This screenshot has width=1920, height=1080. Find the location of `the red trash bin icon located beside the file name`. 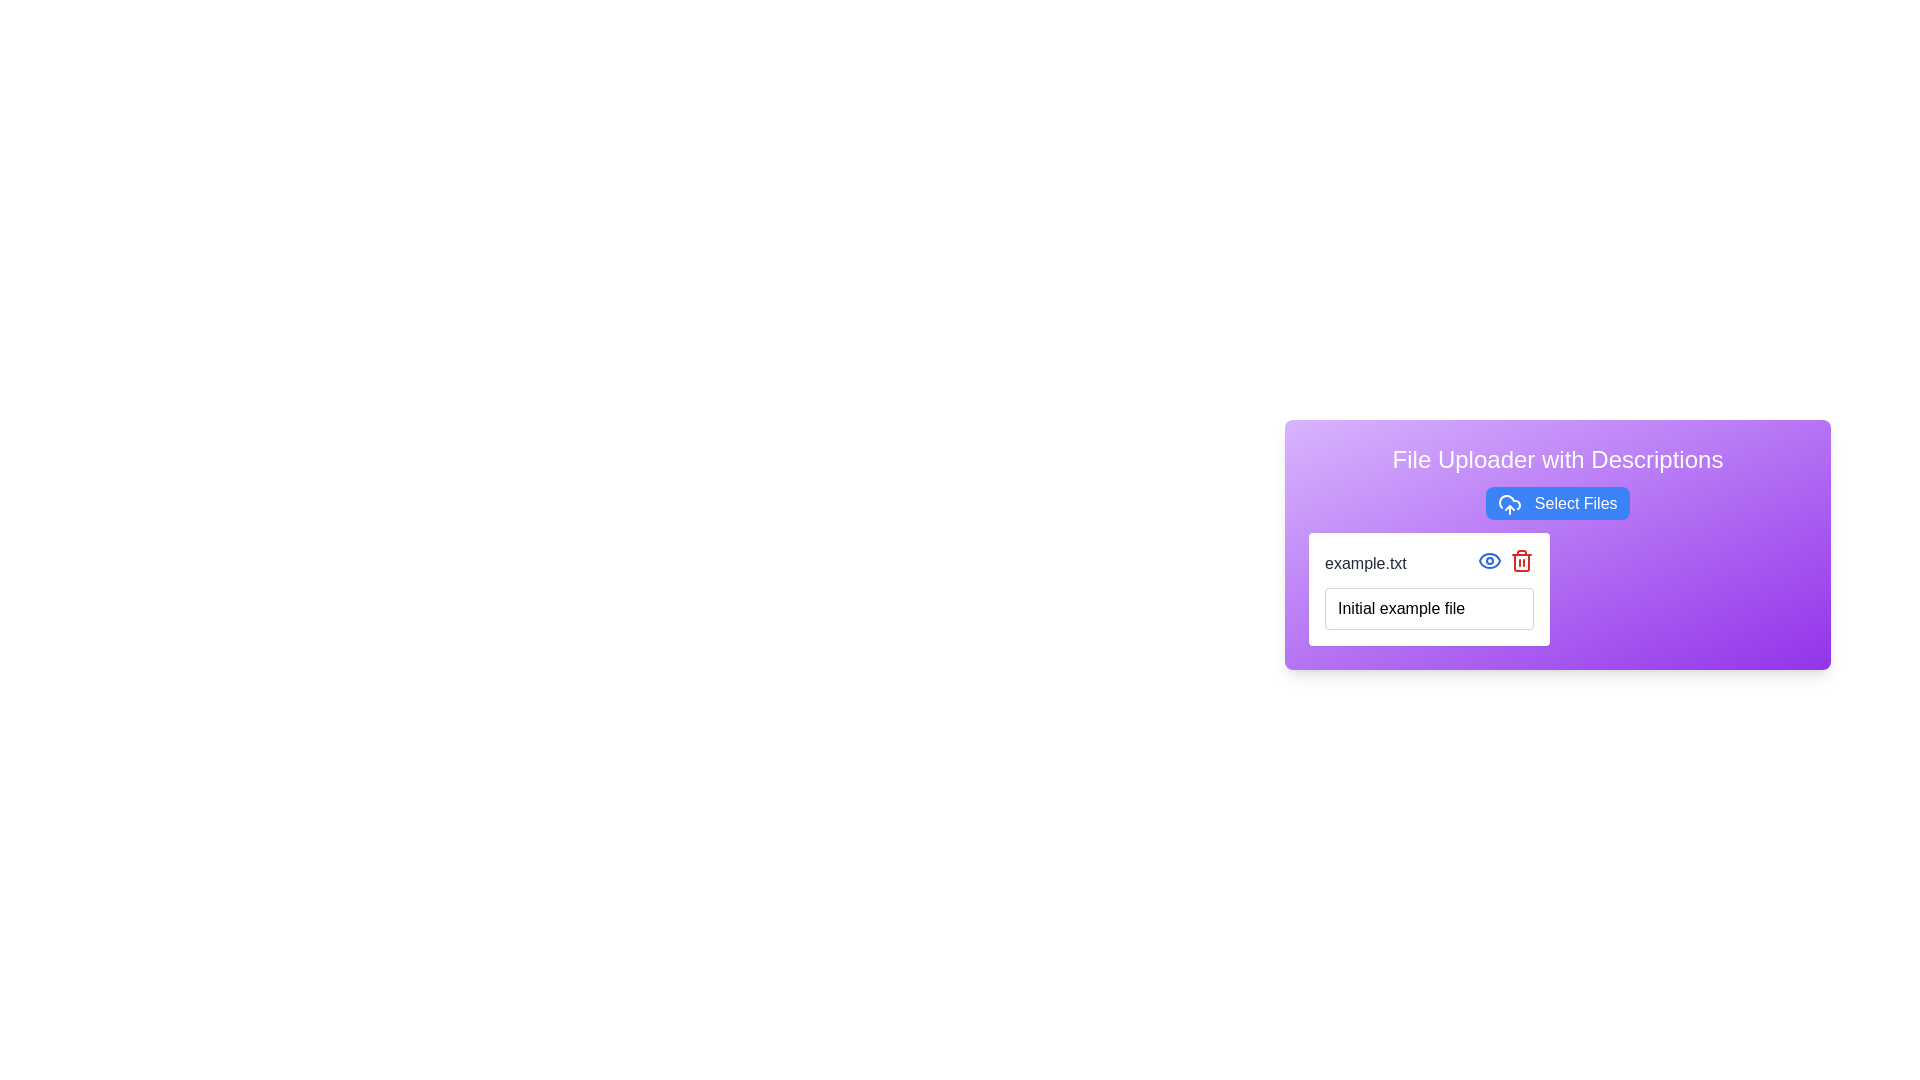

the red trash bin icon located beside the file name is located at coordinates (1520, 559).